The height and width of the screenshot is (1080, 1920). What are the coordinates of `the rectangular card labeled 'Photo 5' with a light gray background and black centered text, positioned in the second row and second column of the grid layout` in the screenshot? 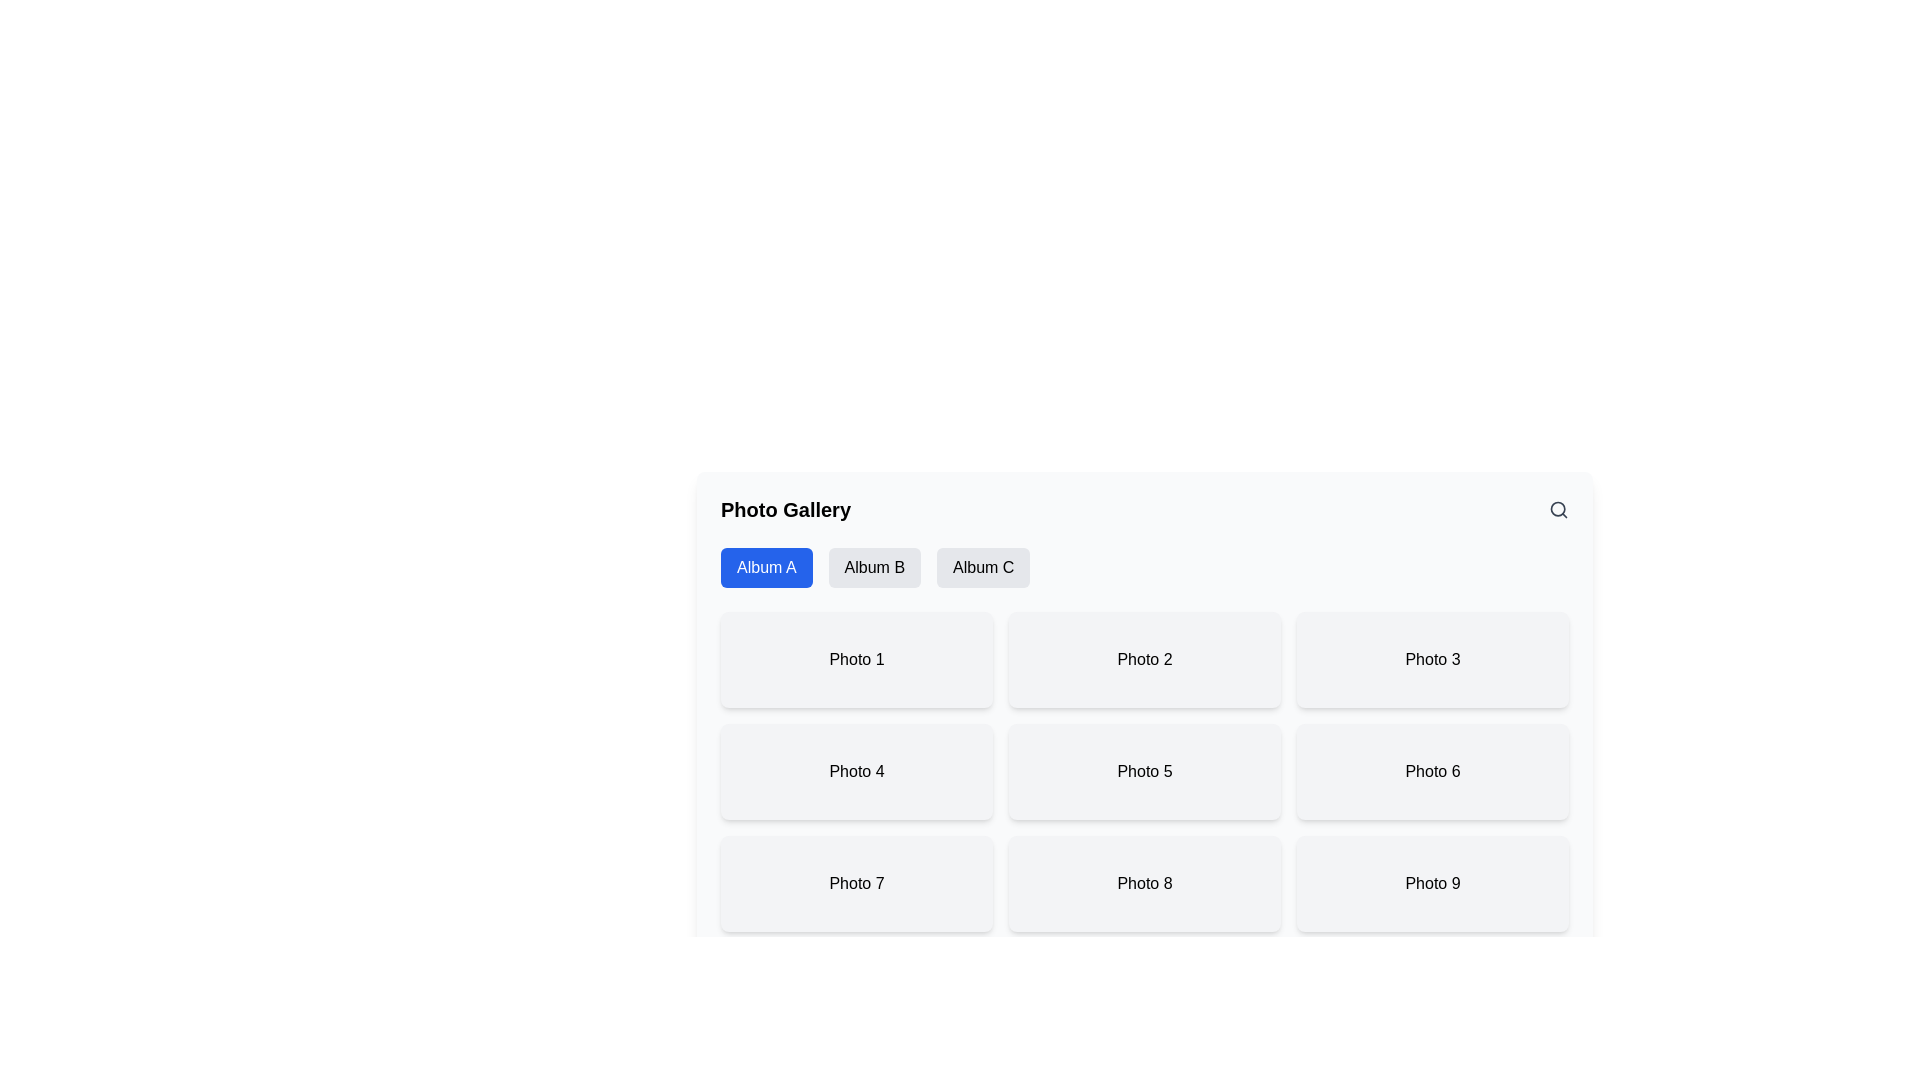 It's located at (1145, 770).